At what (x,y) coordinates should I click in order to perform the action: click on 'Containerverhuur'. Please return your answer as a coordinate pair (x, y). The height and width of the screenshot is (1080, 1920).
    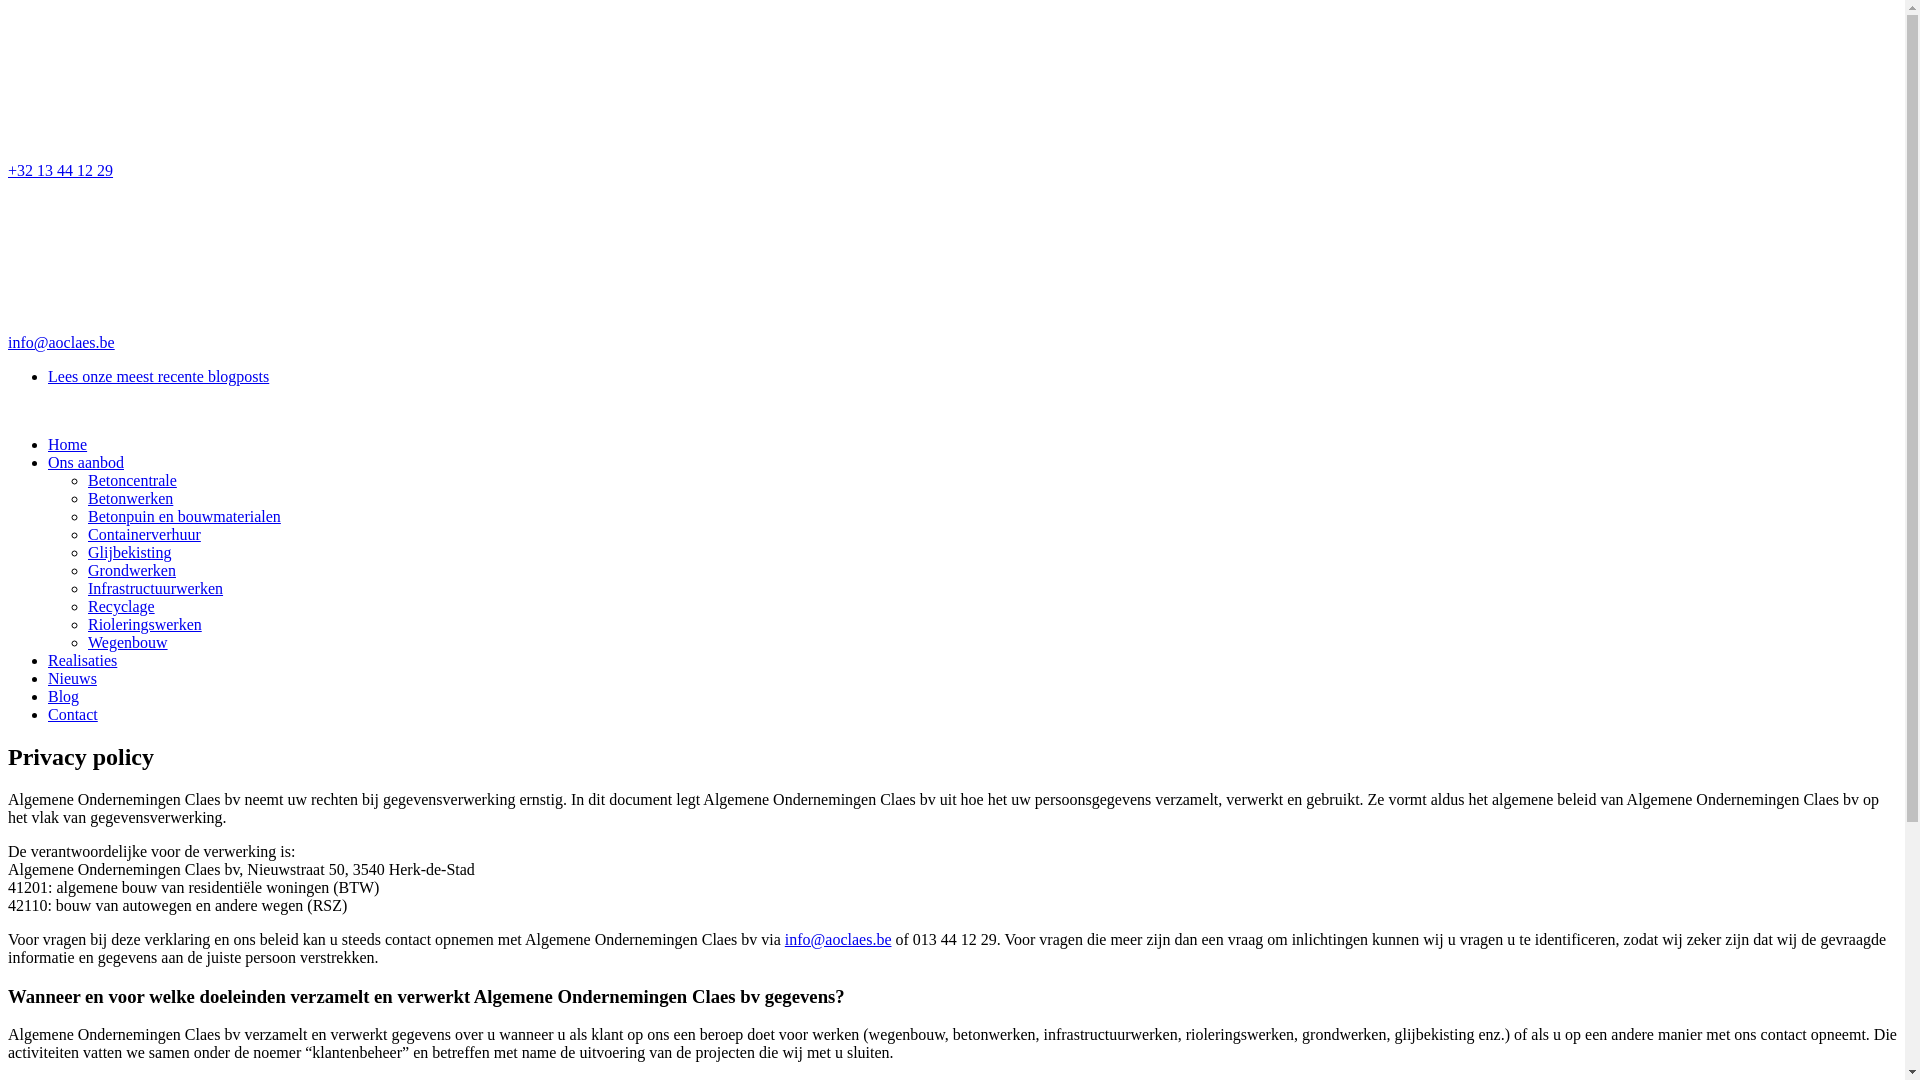
    Looking at the image, I should click on (143, 533).